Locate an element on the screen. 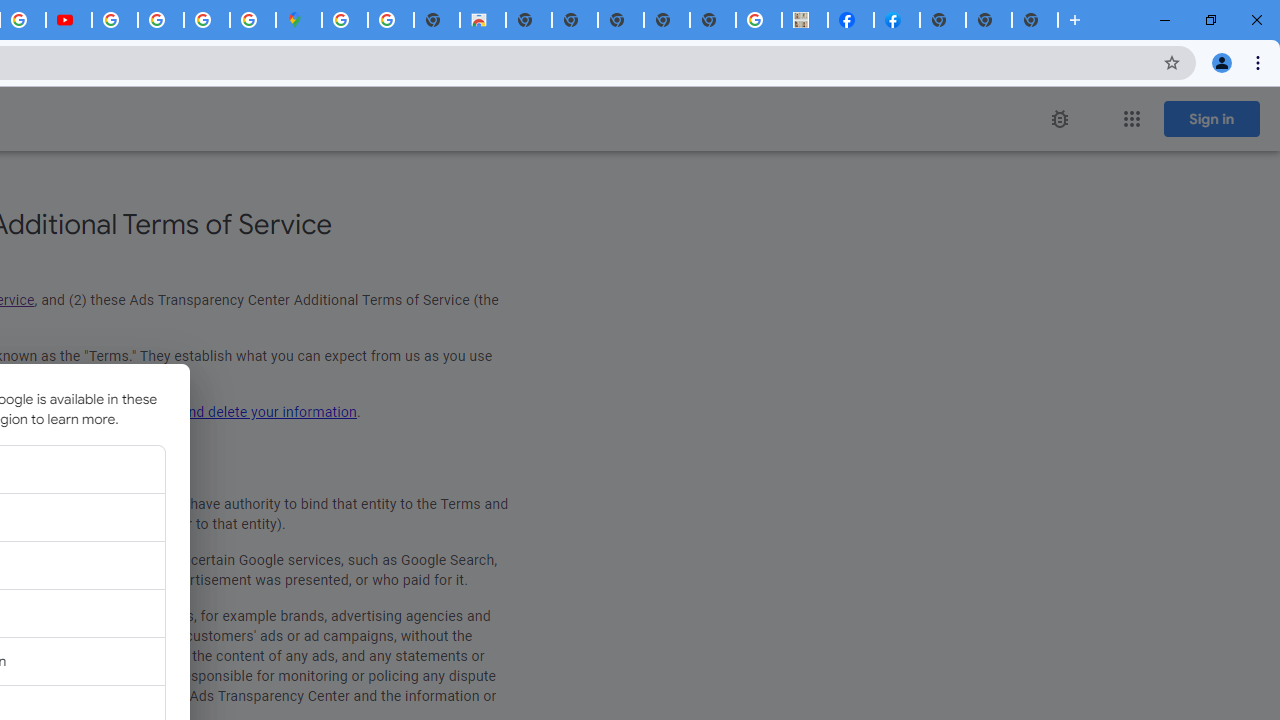 The image size is (1280, 720). 'MILEY CYRUS.' is located at coordinates (805, 20).